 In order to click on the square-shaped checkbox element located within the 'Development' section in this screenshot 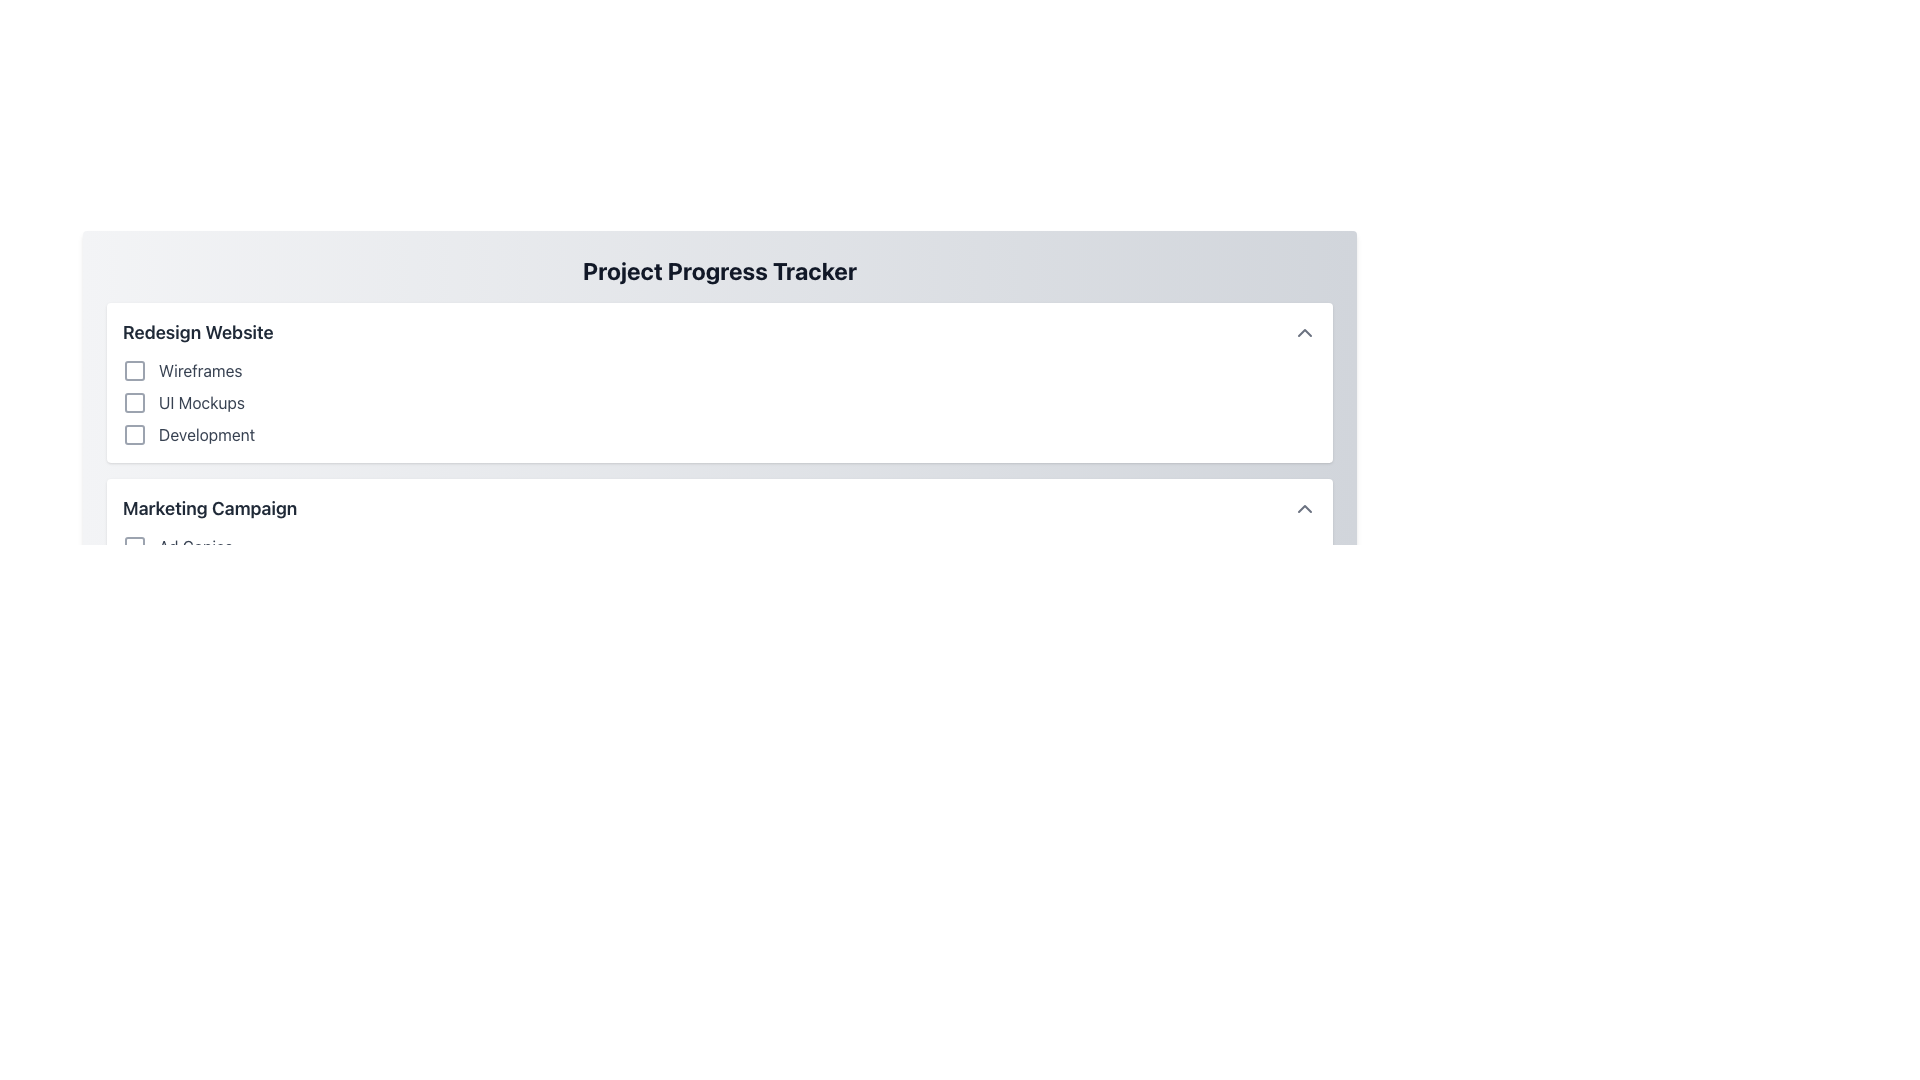, I will do `click(133, 434)`.